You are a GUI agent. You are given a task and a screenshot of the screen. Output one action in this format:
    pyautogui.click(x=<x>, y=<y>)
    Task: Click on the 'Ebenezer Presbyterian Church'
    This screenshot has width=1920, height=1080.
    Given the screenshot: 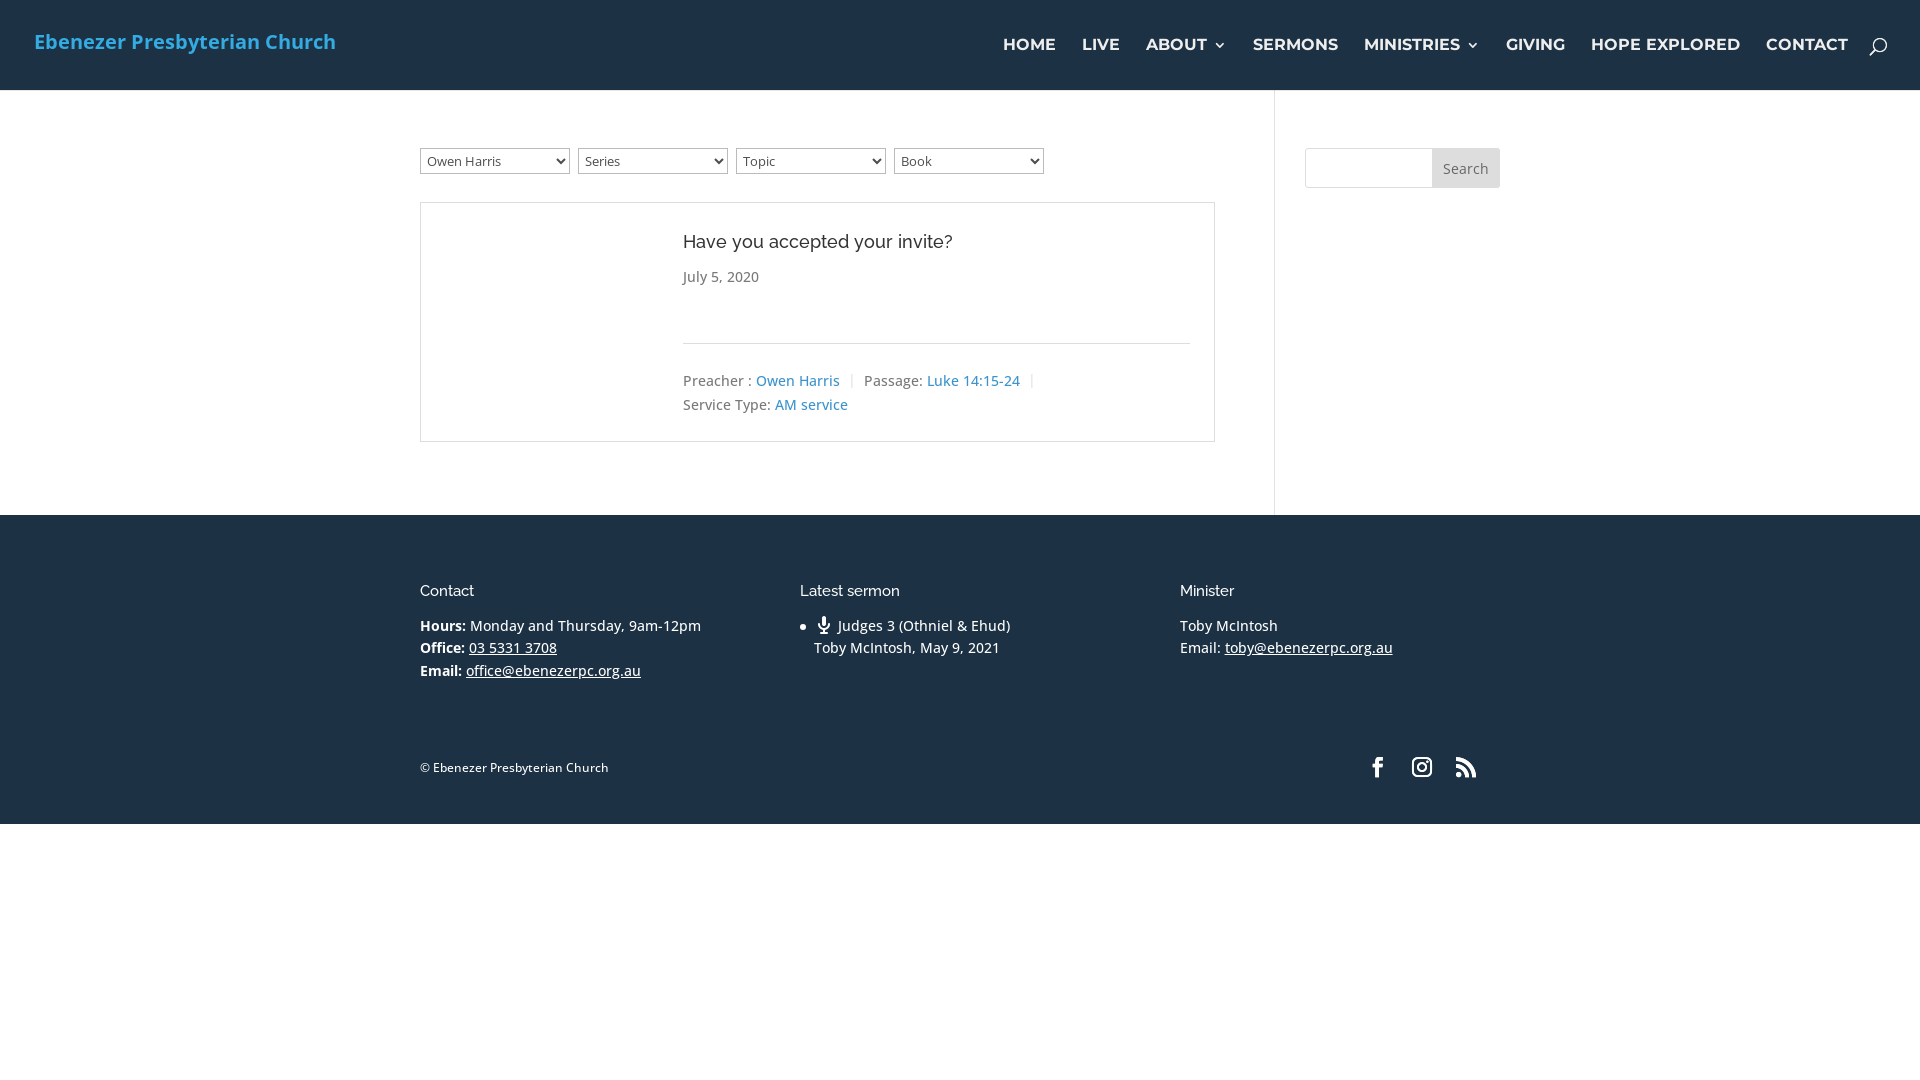 What is the action you would take?
    pyautogui.click(x=185, y=43)
    